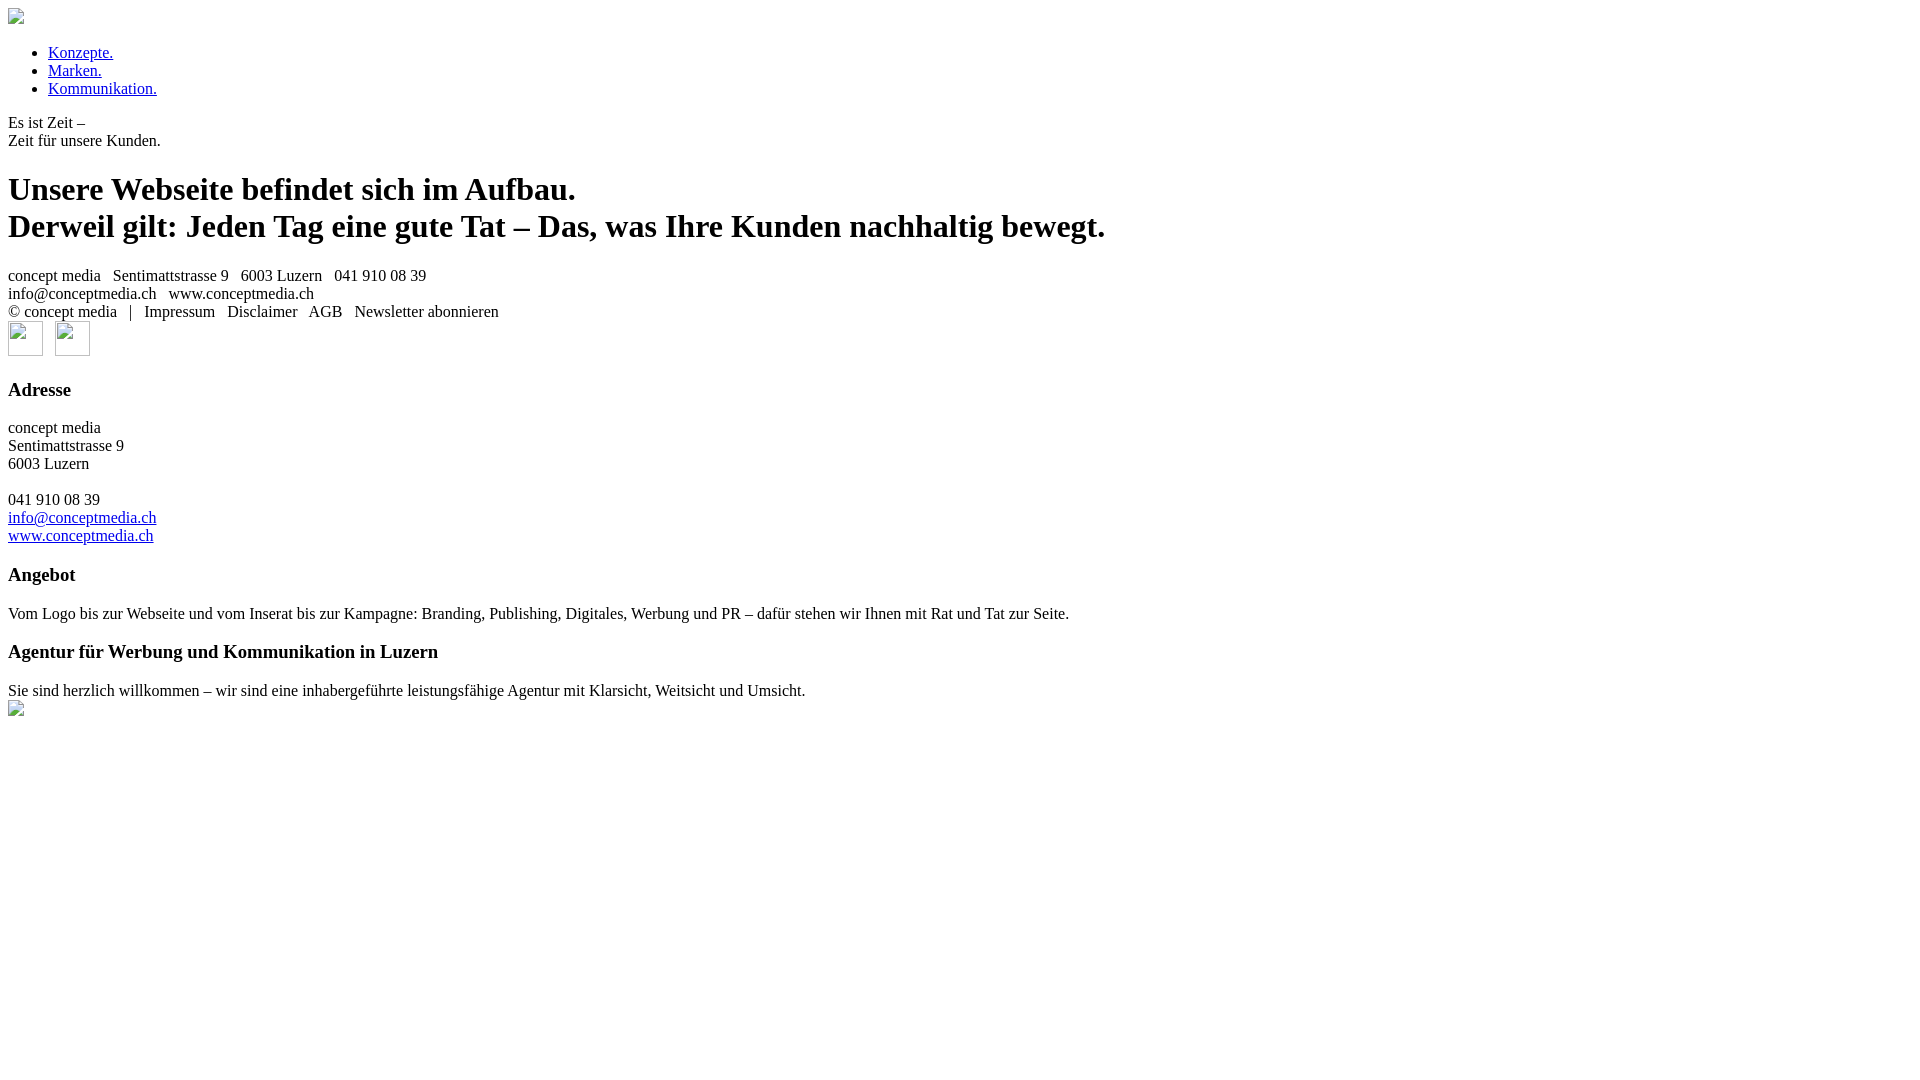  I want to click on 'www.conceptmedia.ch', so click(80, 534).